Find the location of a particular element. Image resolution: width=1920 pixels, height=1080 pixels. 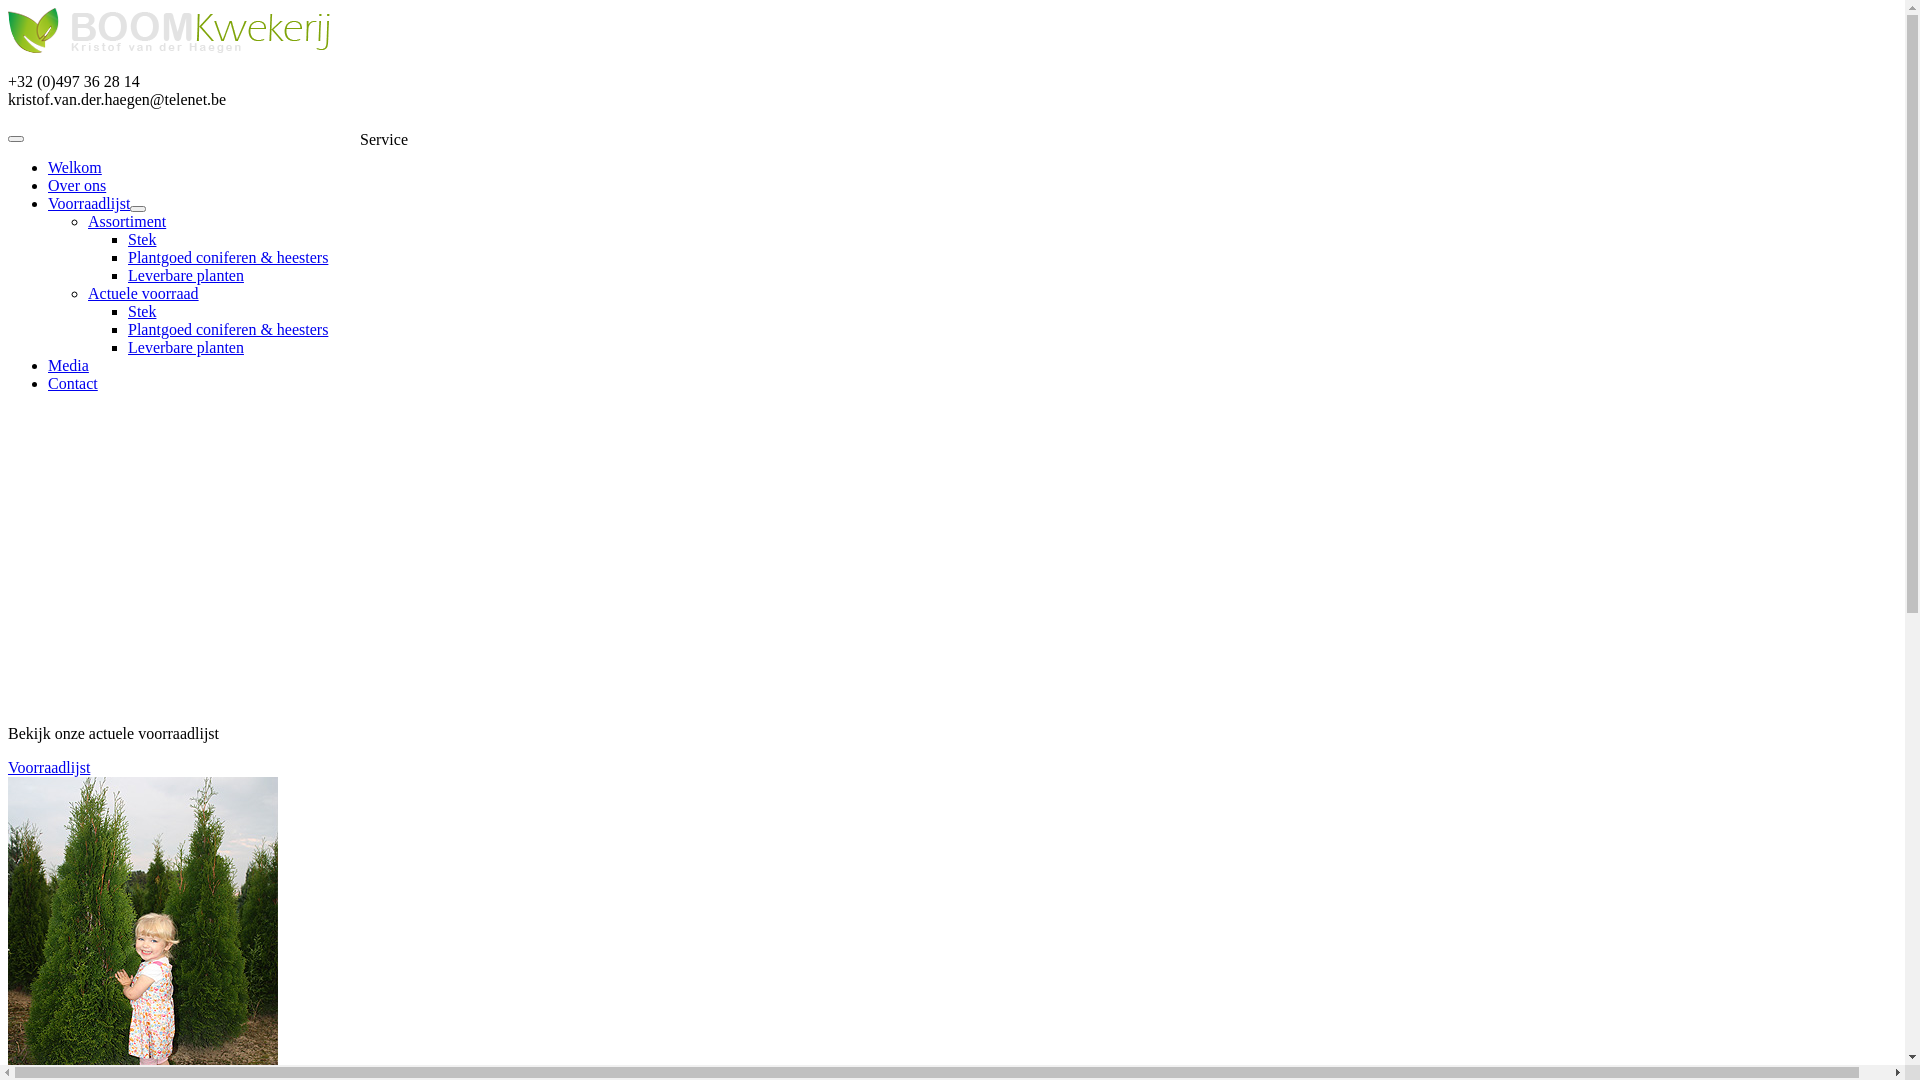

'Media' is located at coordinates (68, 365).